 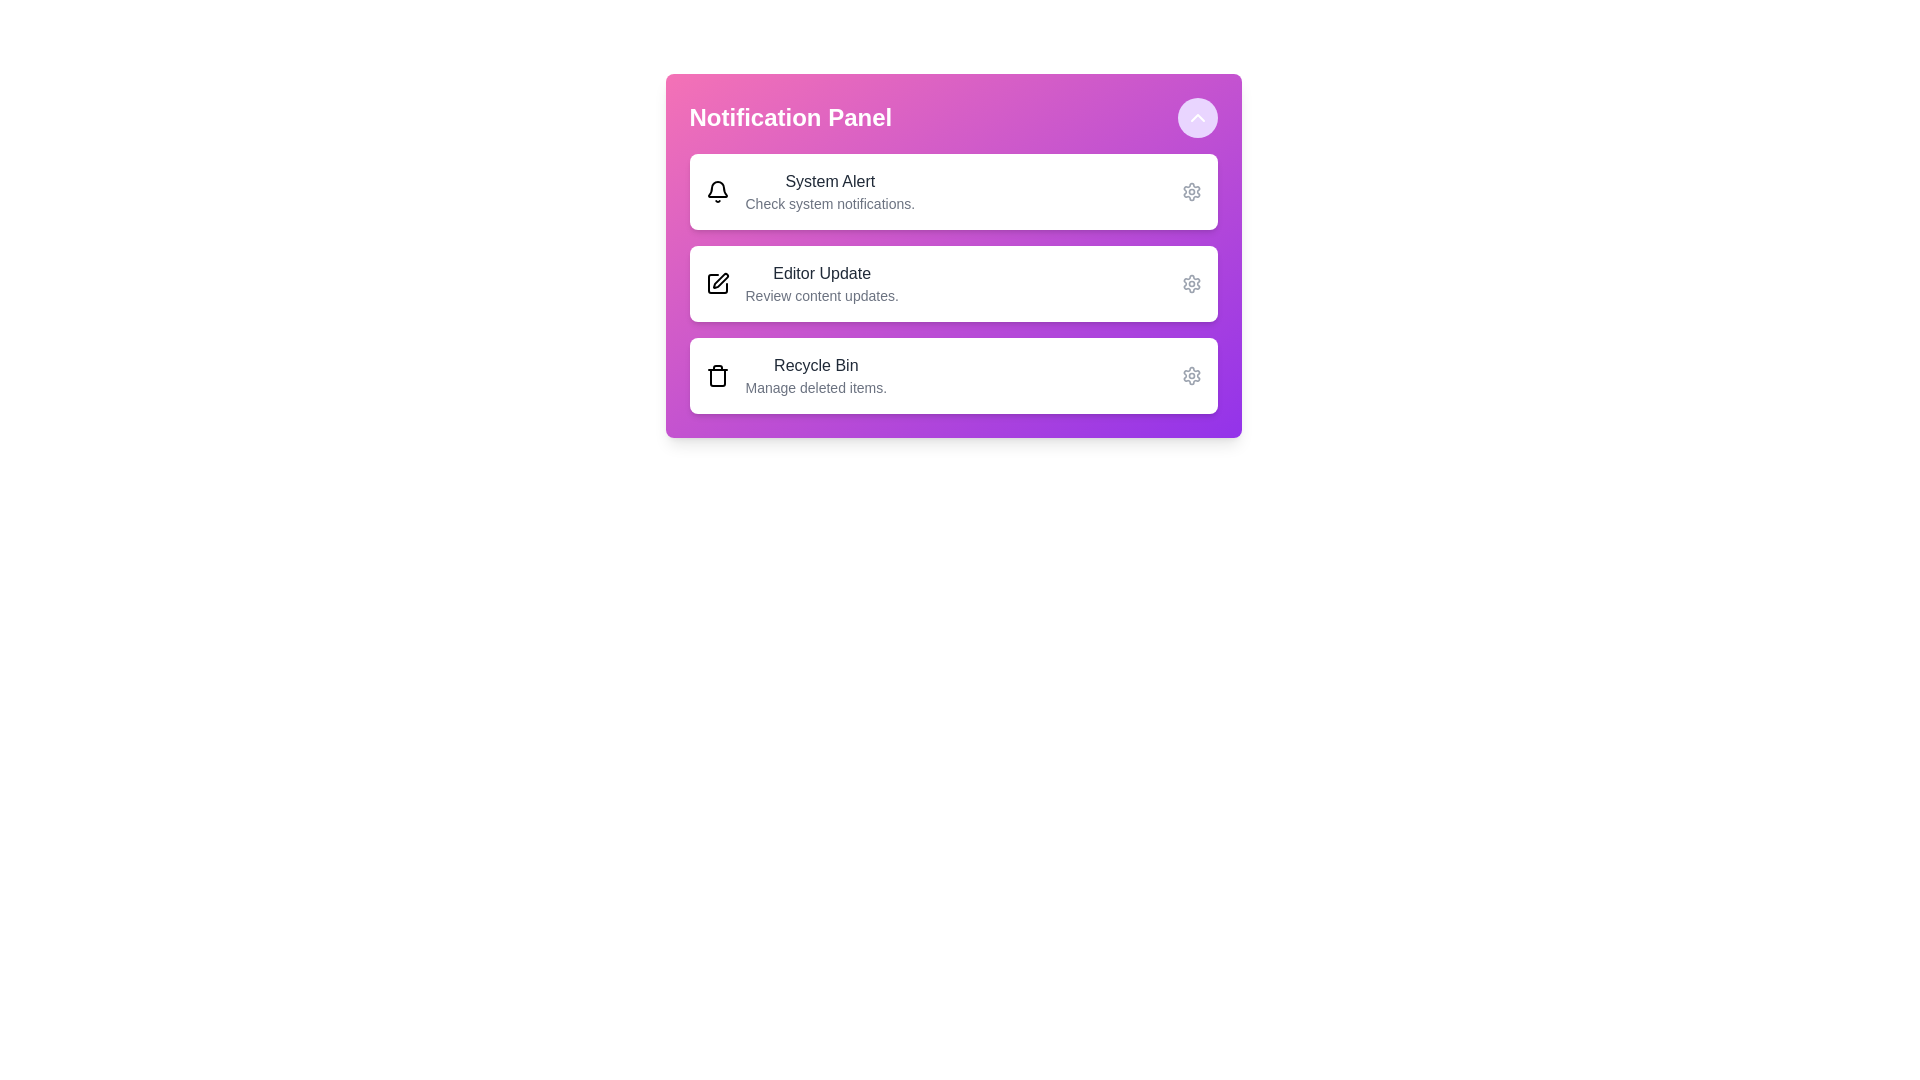 What do you see at coordinates (1191, 192) in the screenshot?
I see `the settings icon for the notification labeled 'System Alert'` at bounding box center [1191, 192].